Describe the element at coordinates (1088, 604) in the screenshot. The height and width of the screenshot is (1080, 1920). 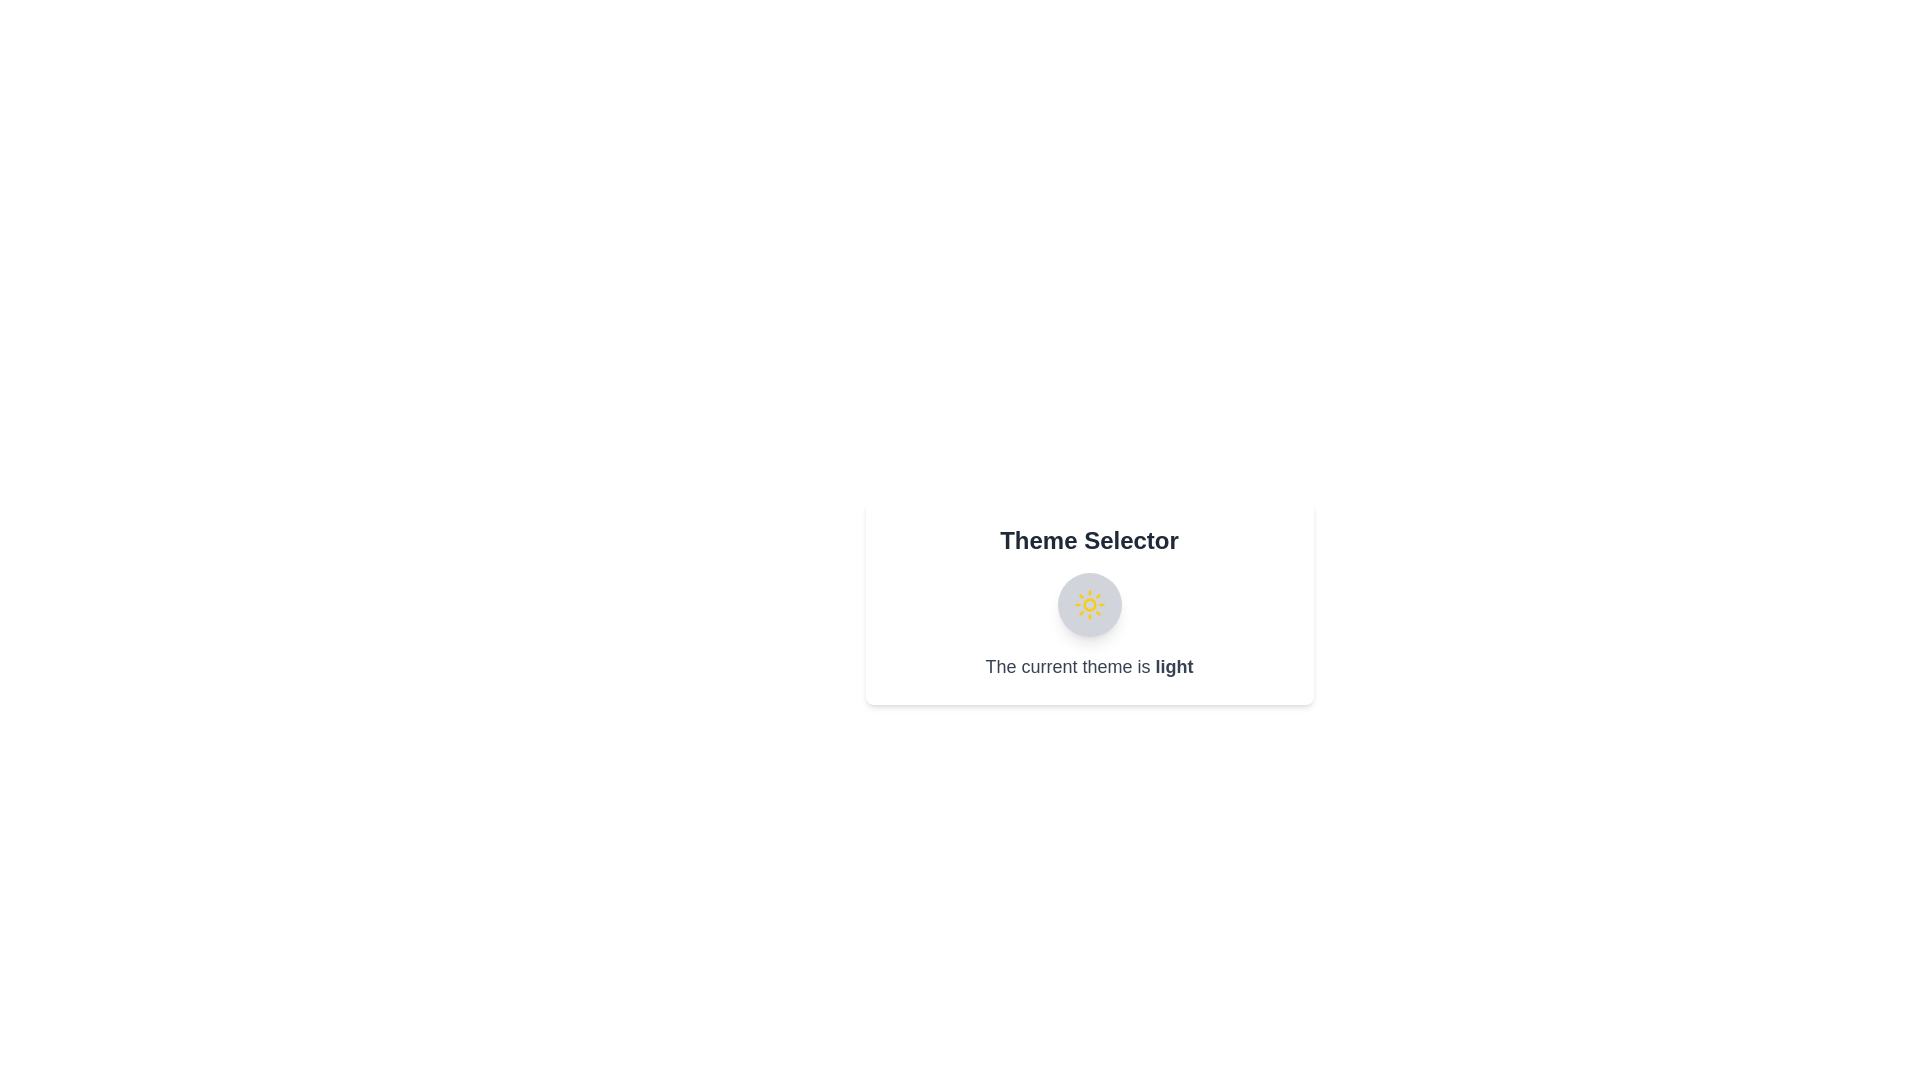
I see `the theme toggle button to switch the theme` at that location.